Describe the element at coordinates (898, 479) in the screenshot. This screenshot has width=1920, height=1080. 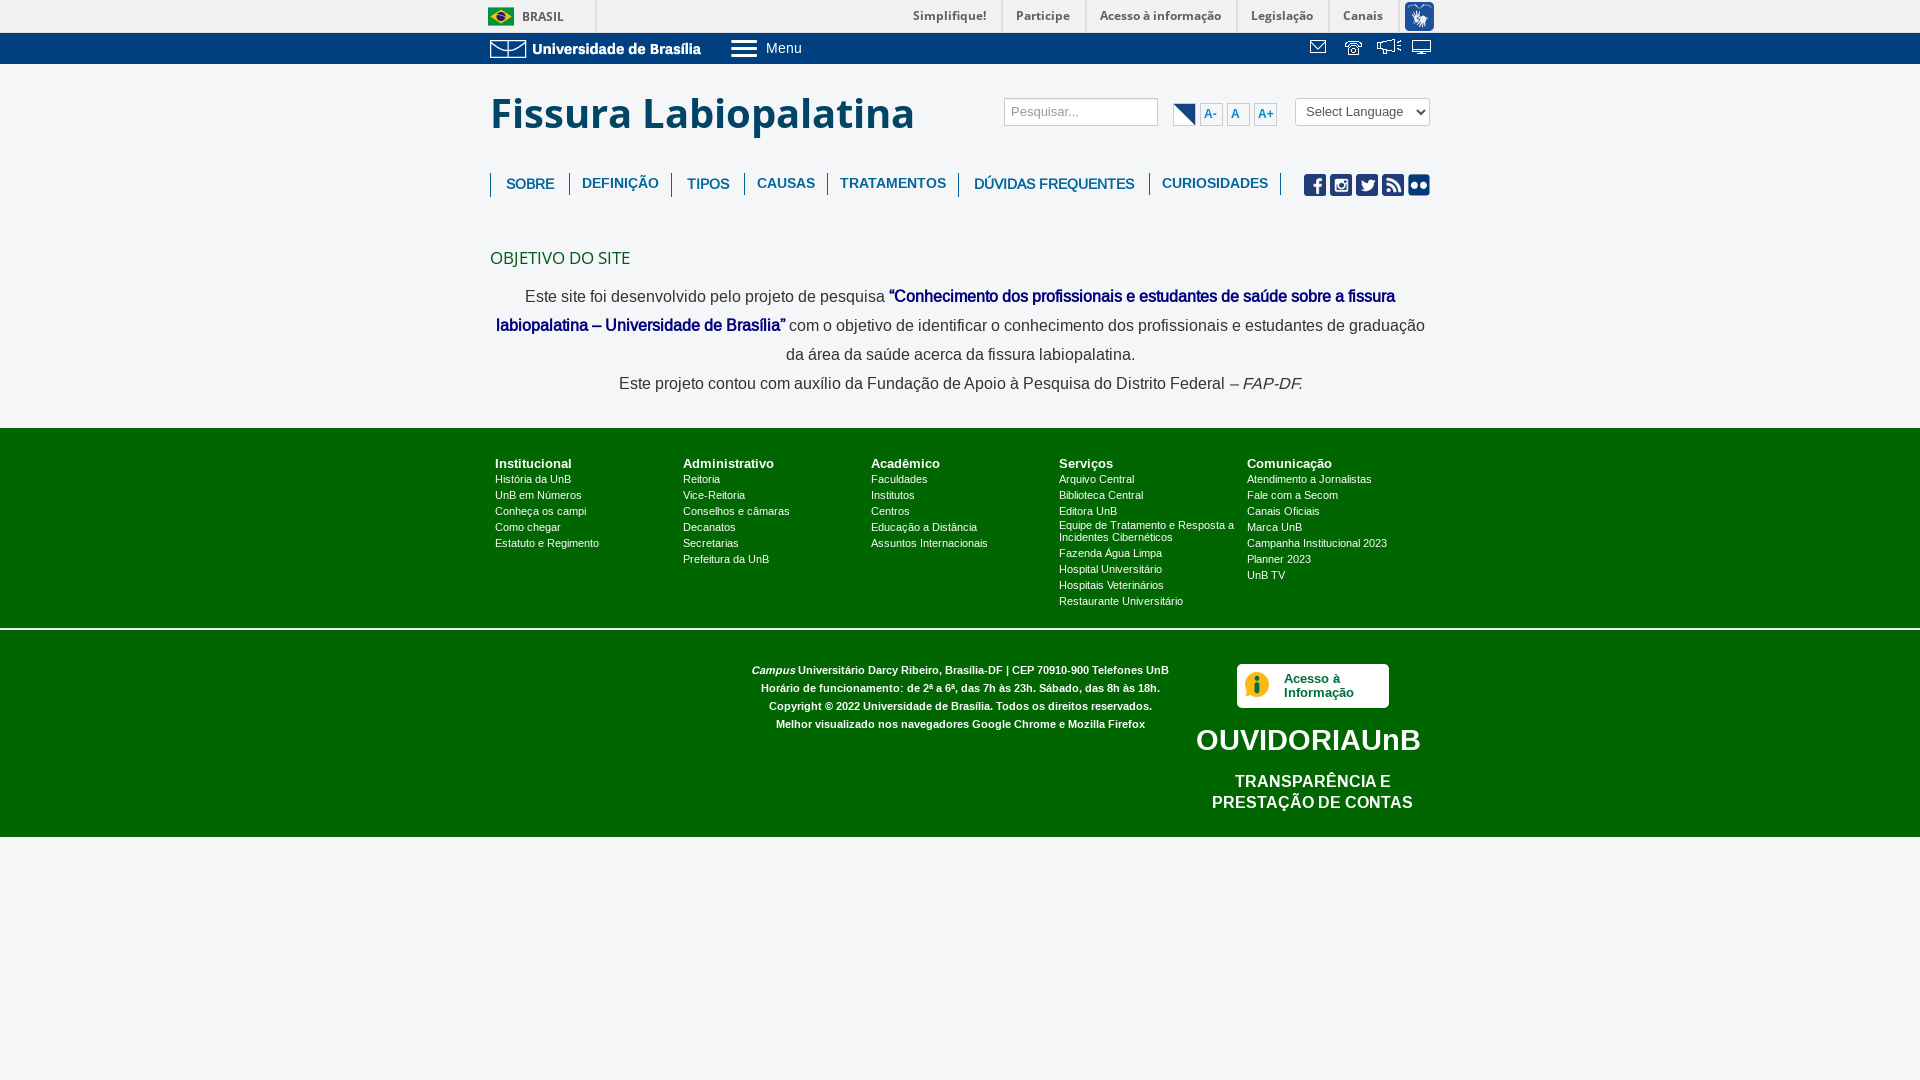
I see `'Faculdades'` at that location.